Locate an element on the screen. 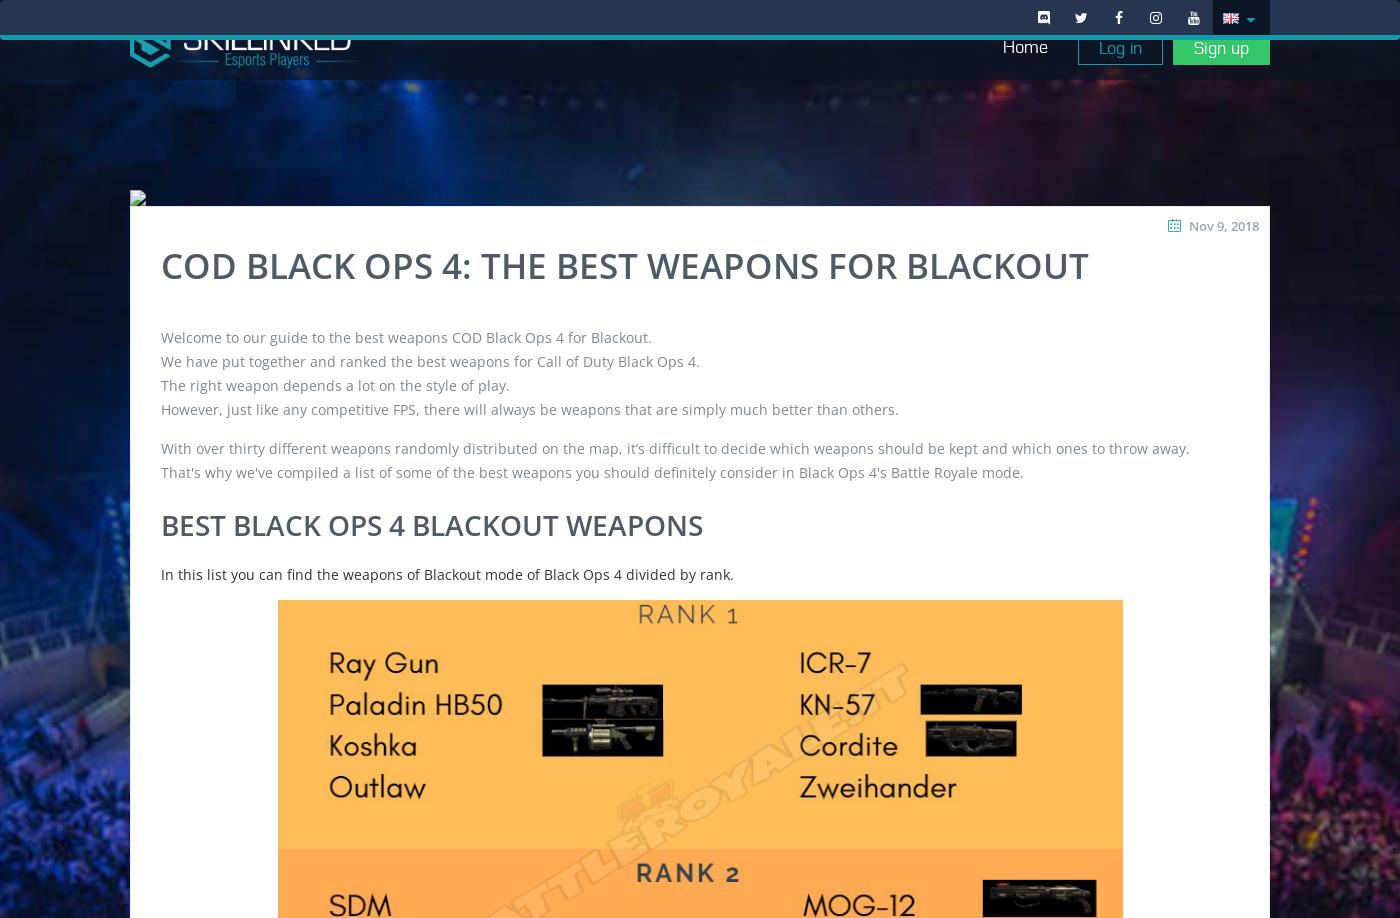 The height and width of the screenshot is (918, 1400). 'Welcome to our guide to the best weapons COD Black Ops 4 for Blackout.' is located at coordinates (406, 336).